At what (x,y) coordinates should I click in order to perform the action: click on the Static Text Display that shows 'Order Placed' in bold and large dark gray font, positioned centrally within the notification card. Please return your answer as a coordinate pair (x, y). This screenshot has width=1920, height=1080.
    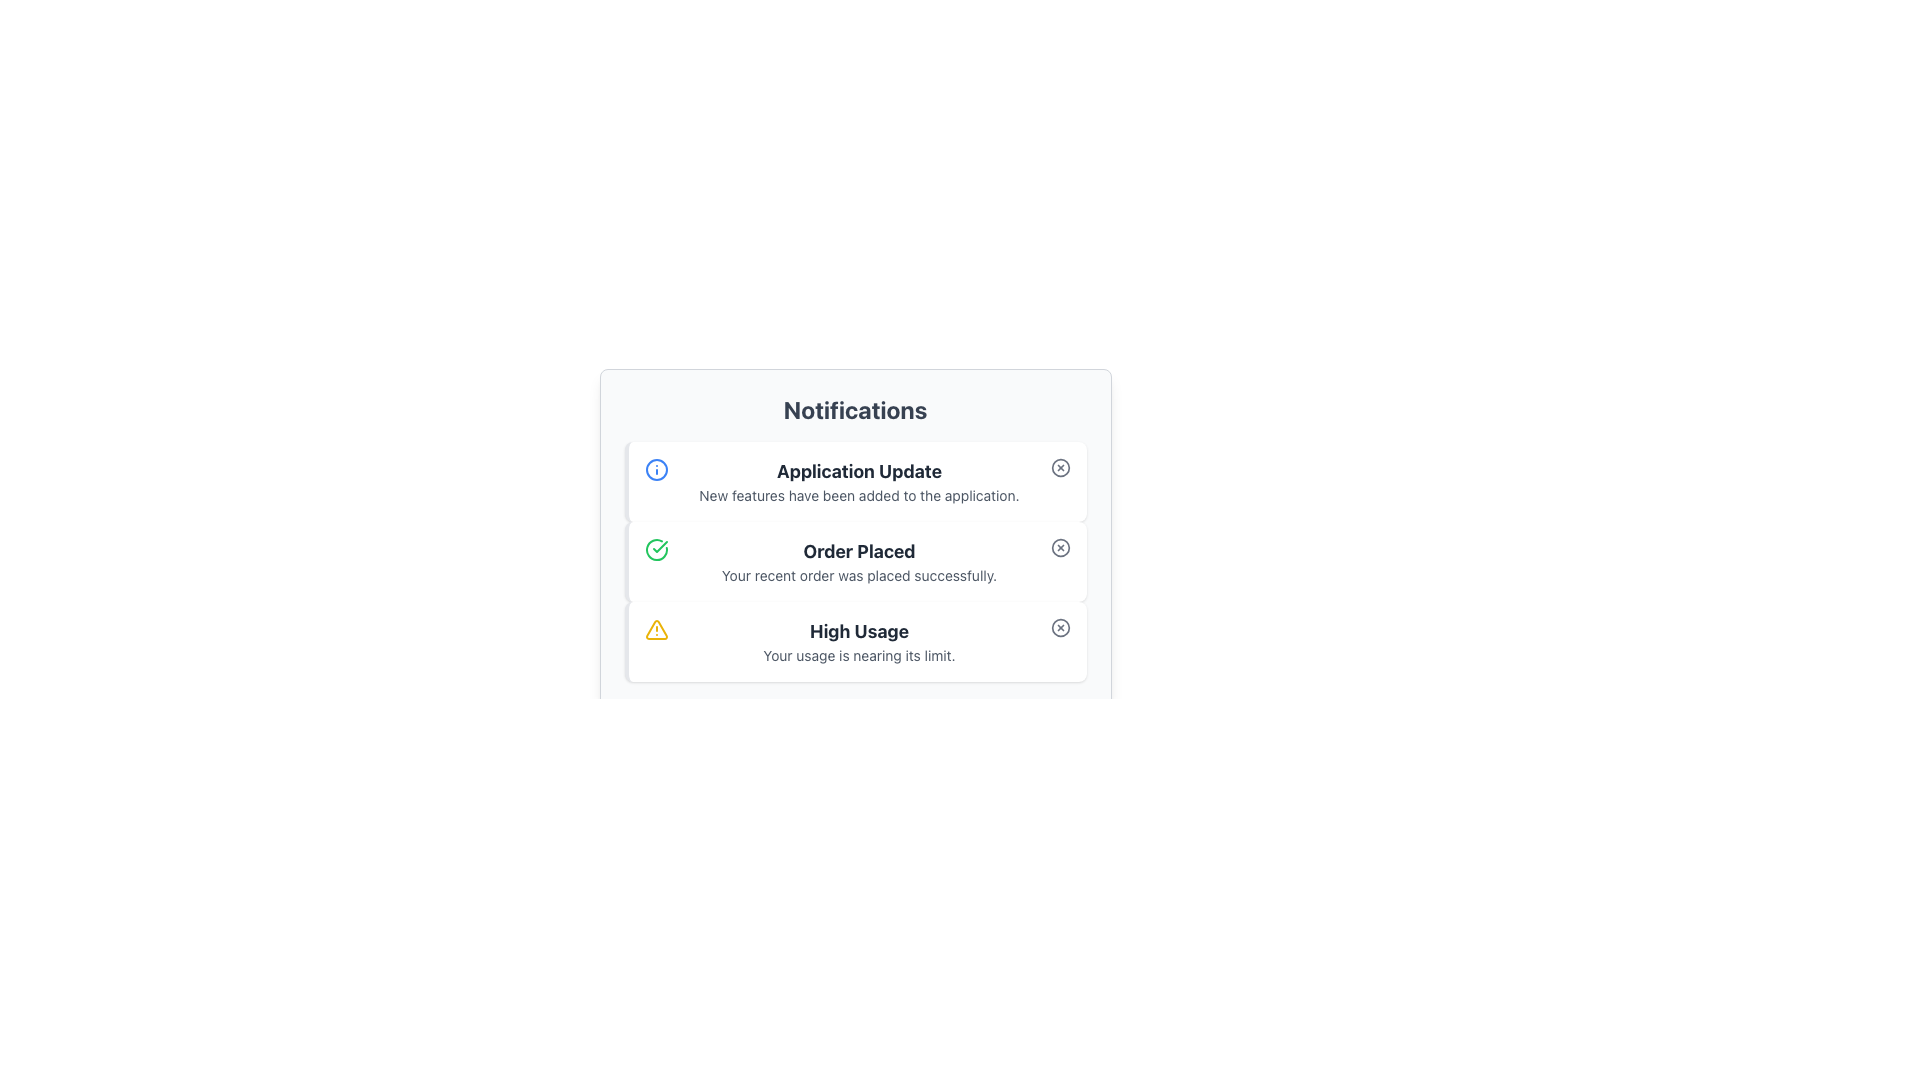
    Looking at the image, I should click on (859, 551).